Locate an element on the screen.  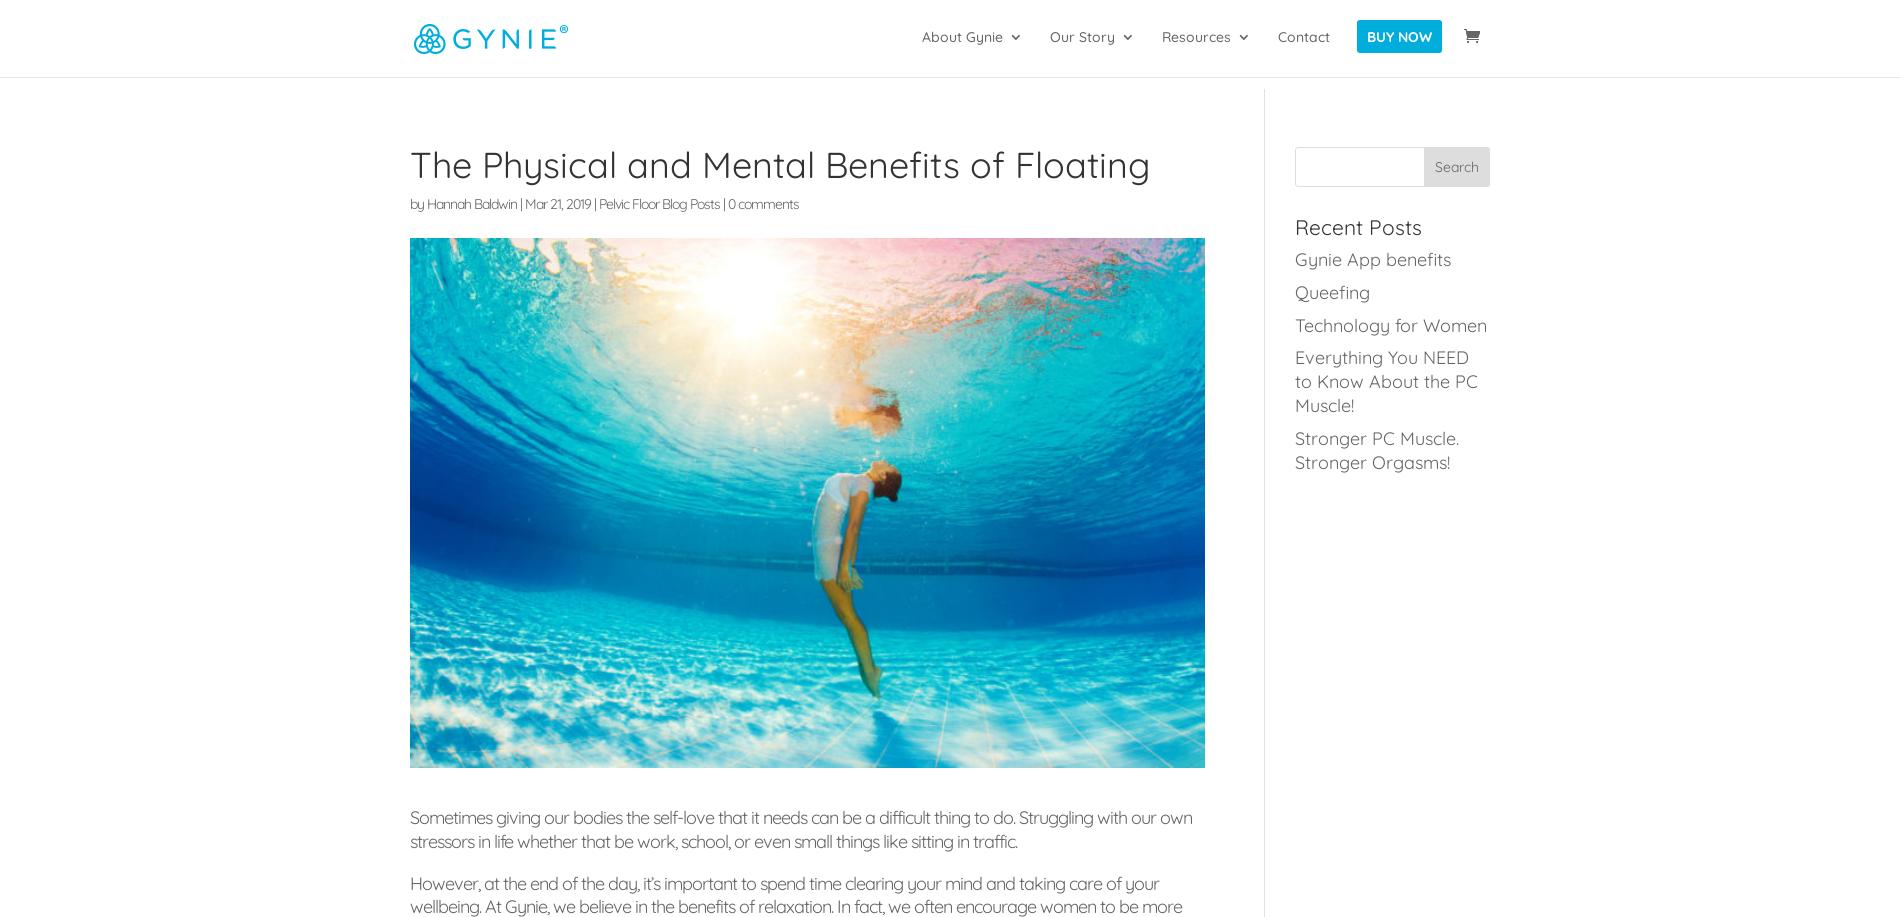
'Resources' is located at coordinates (1195, 49).